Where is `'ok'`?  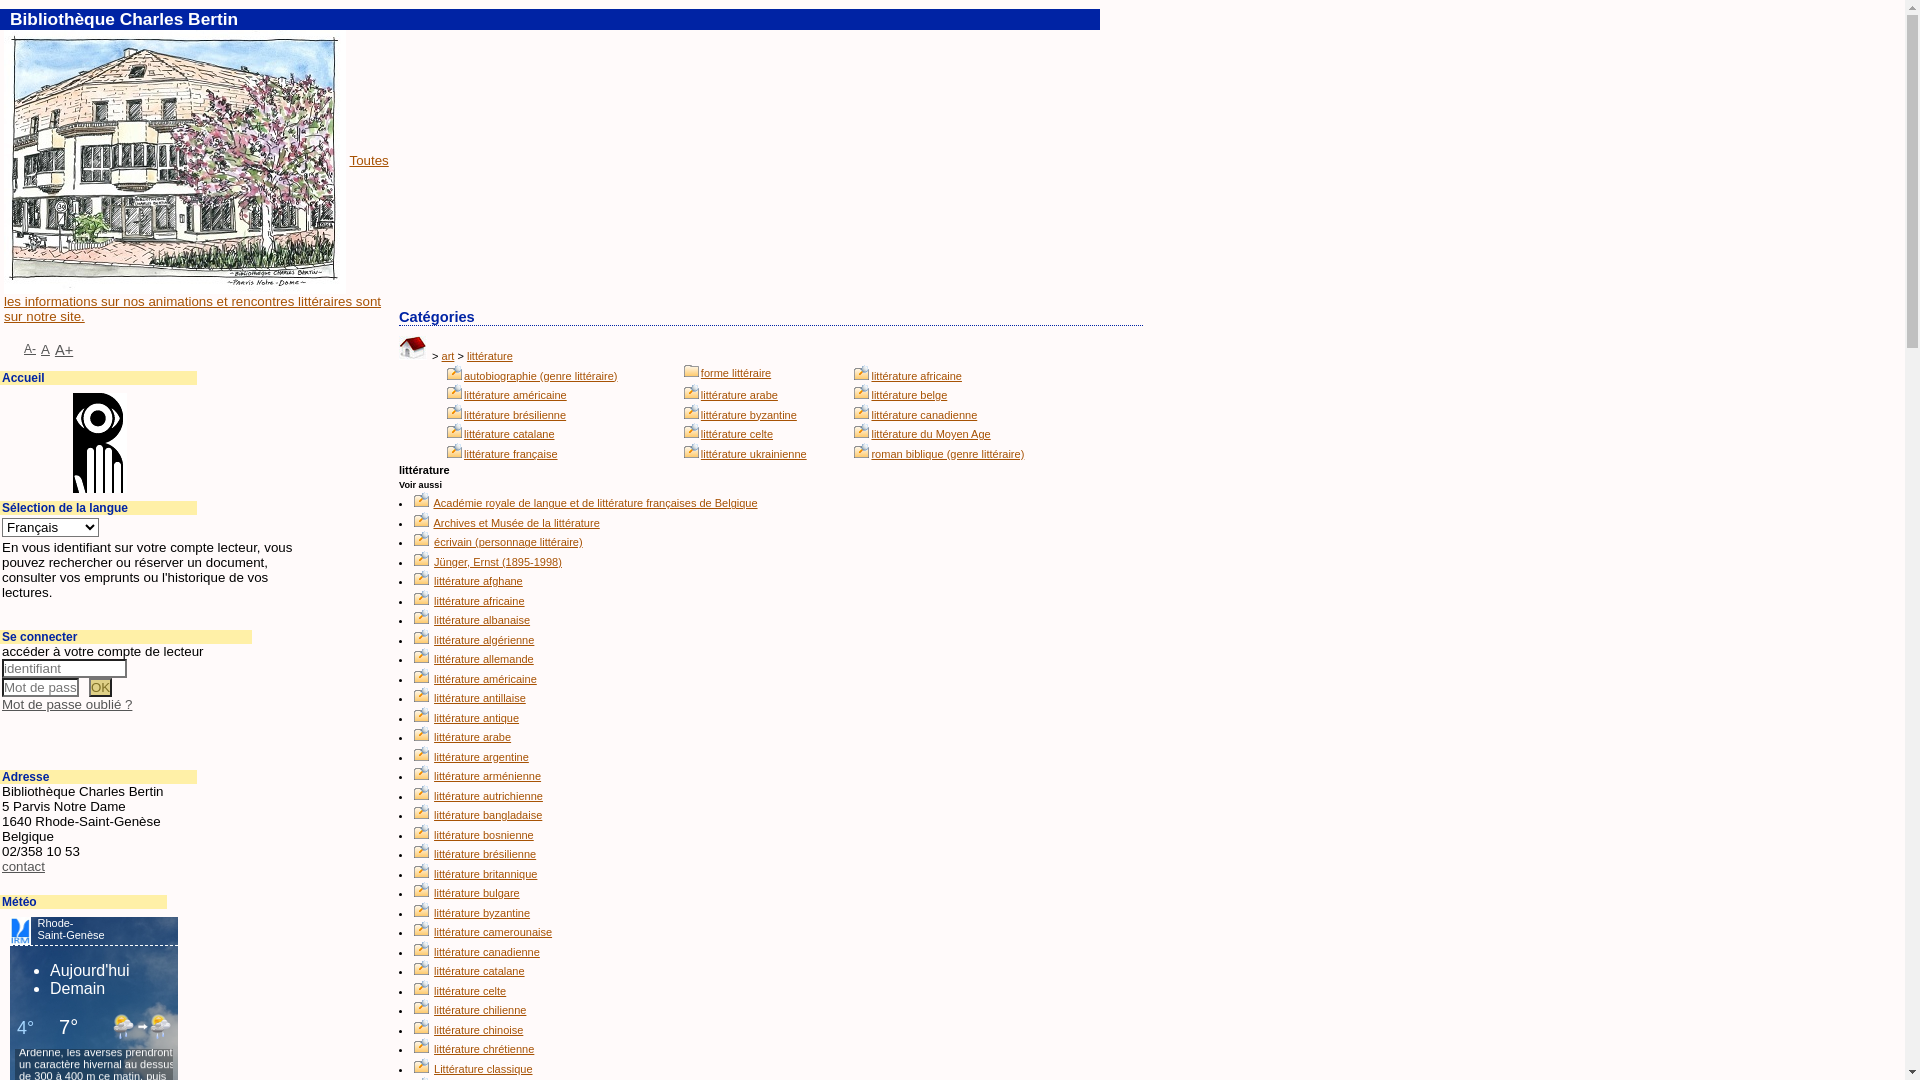 'ok' is located at coordinates (99, 686).